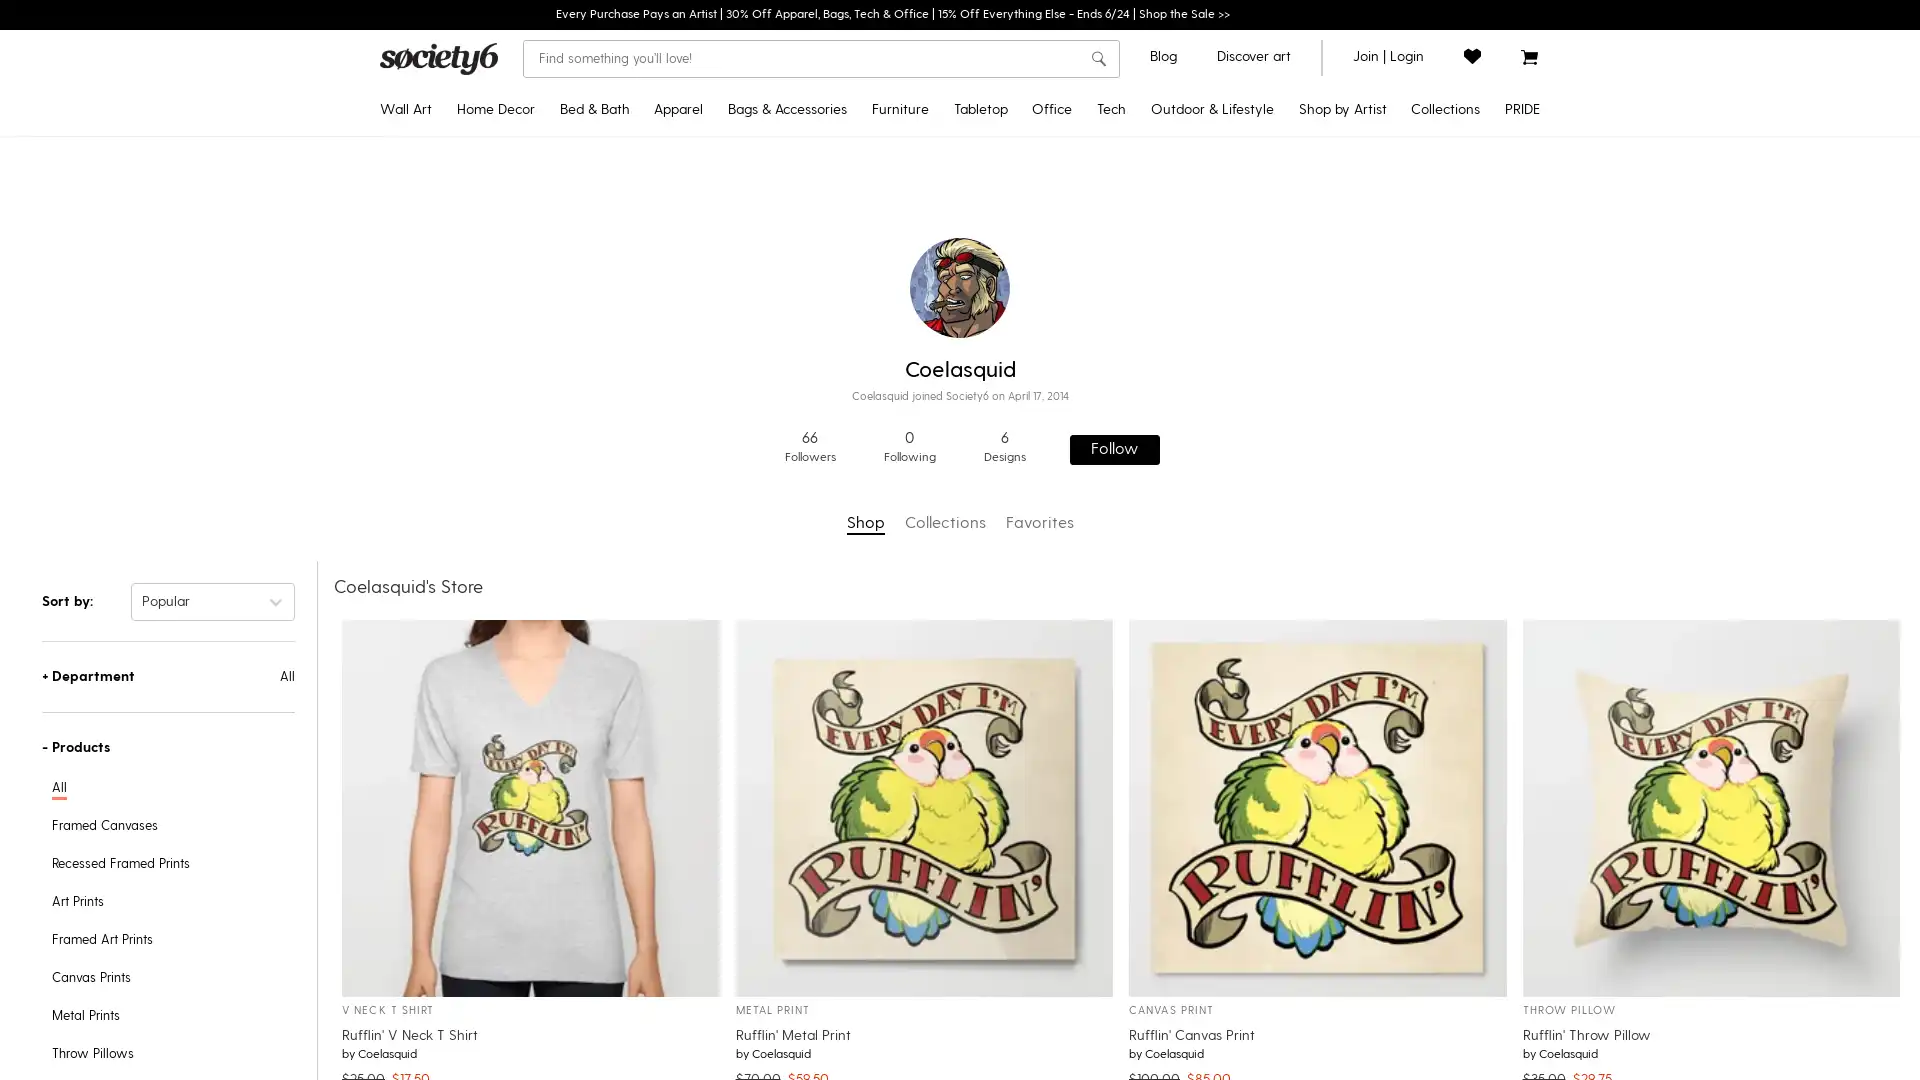  What do you see at coordinates (741, 224) in the screenshot?
I see `Hoodies` at bounding box center [741, 224].